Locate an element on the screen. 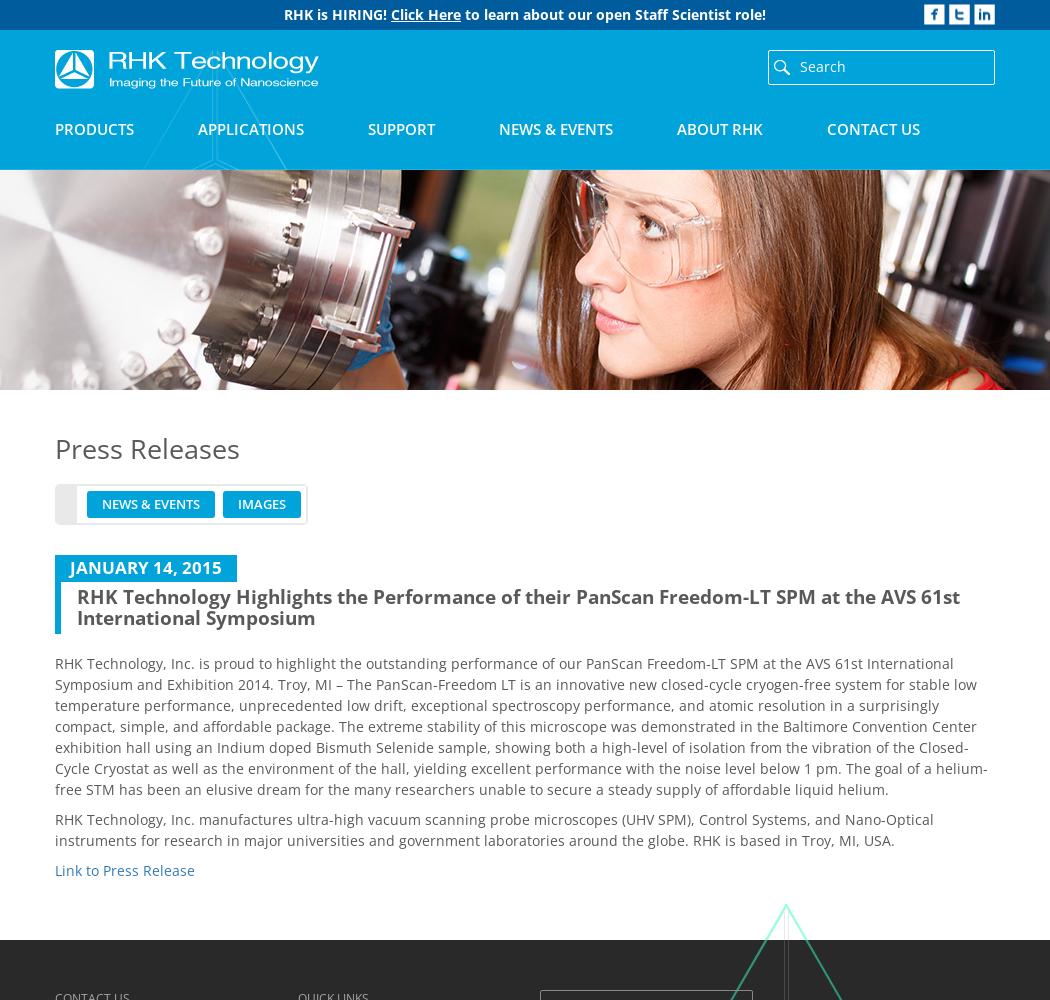 The width and height of the screenshot is (1050, 1000). 'RHK Technology Highlights the Performance of their PanScan Freedom-LT SPM at the AVS 61st International Symposium' is located at coordinates (76, 605).